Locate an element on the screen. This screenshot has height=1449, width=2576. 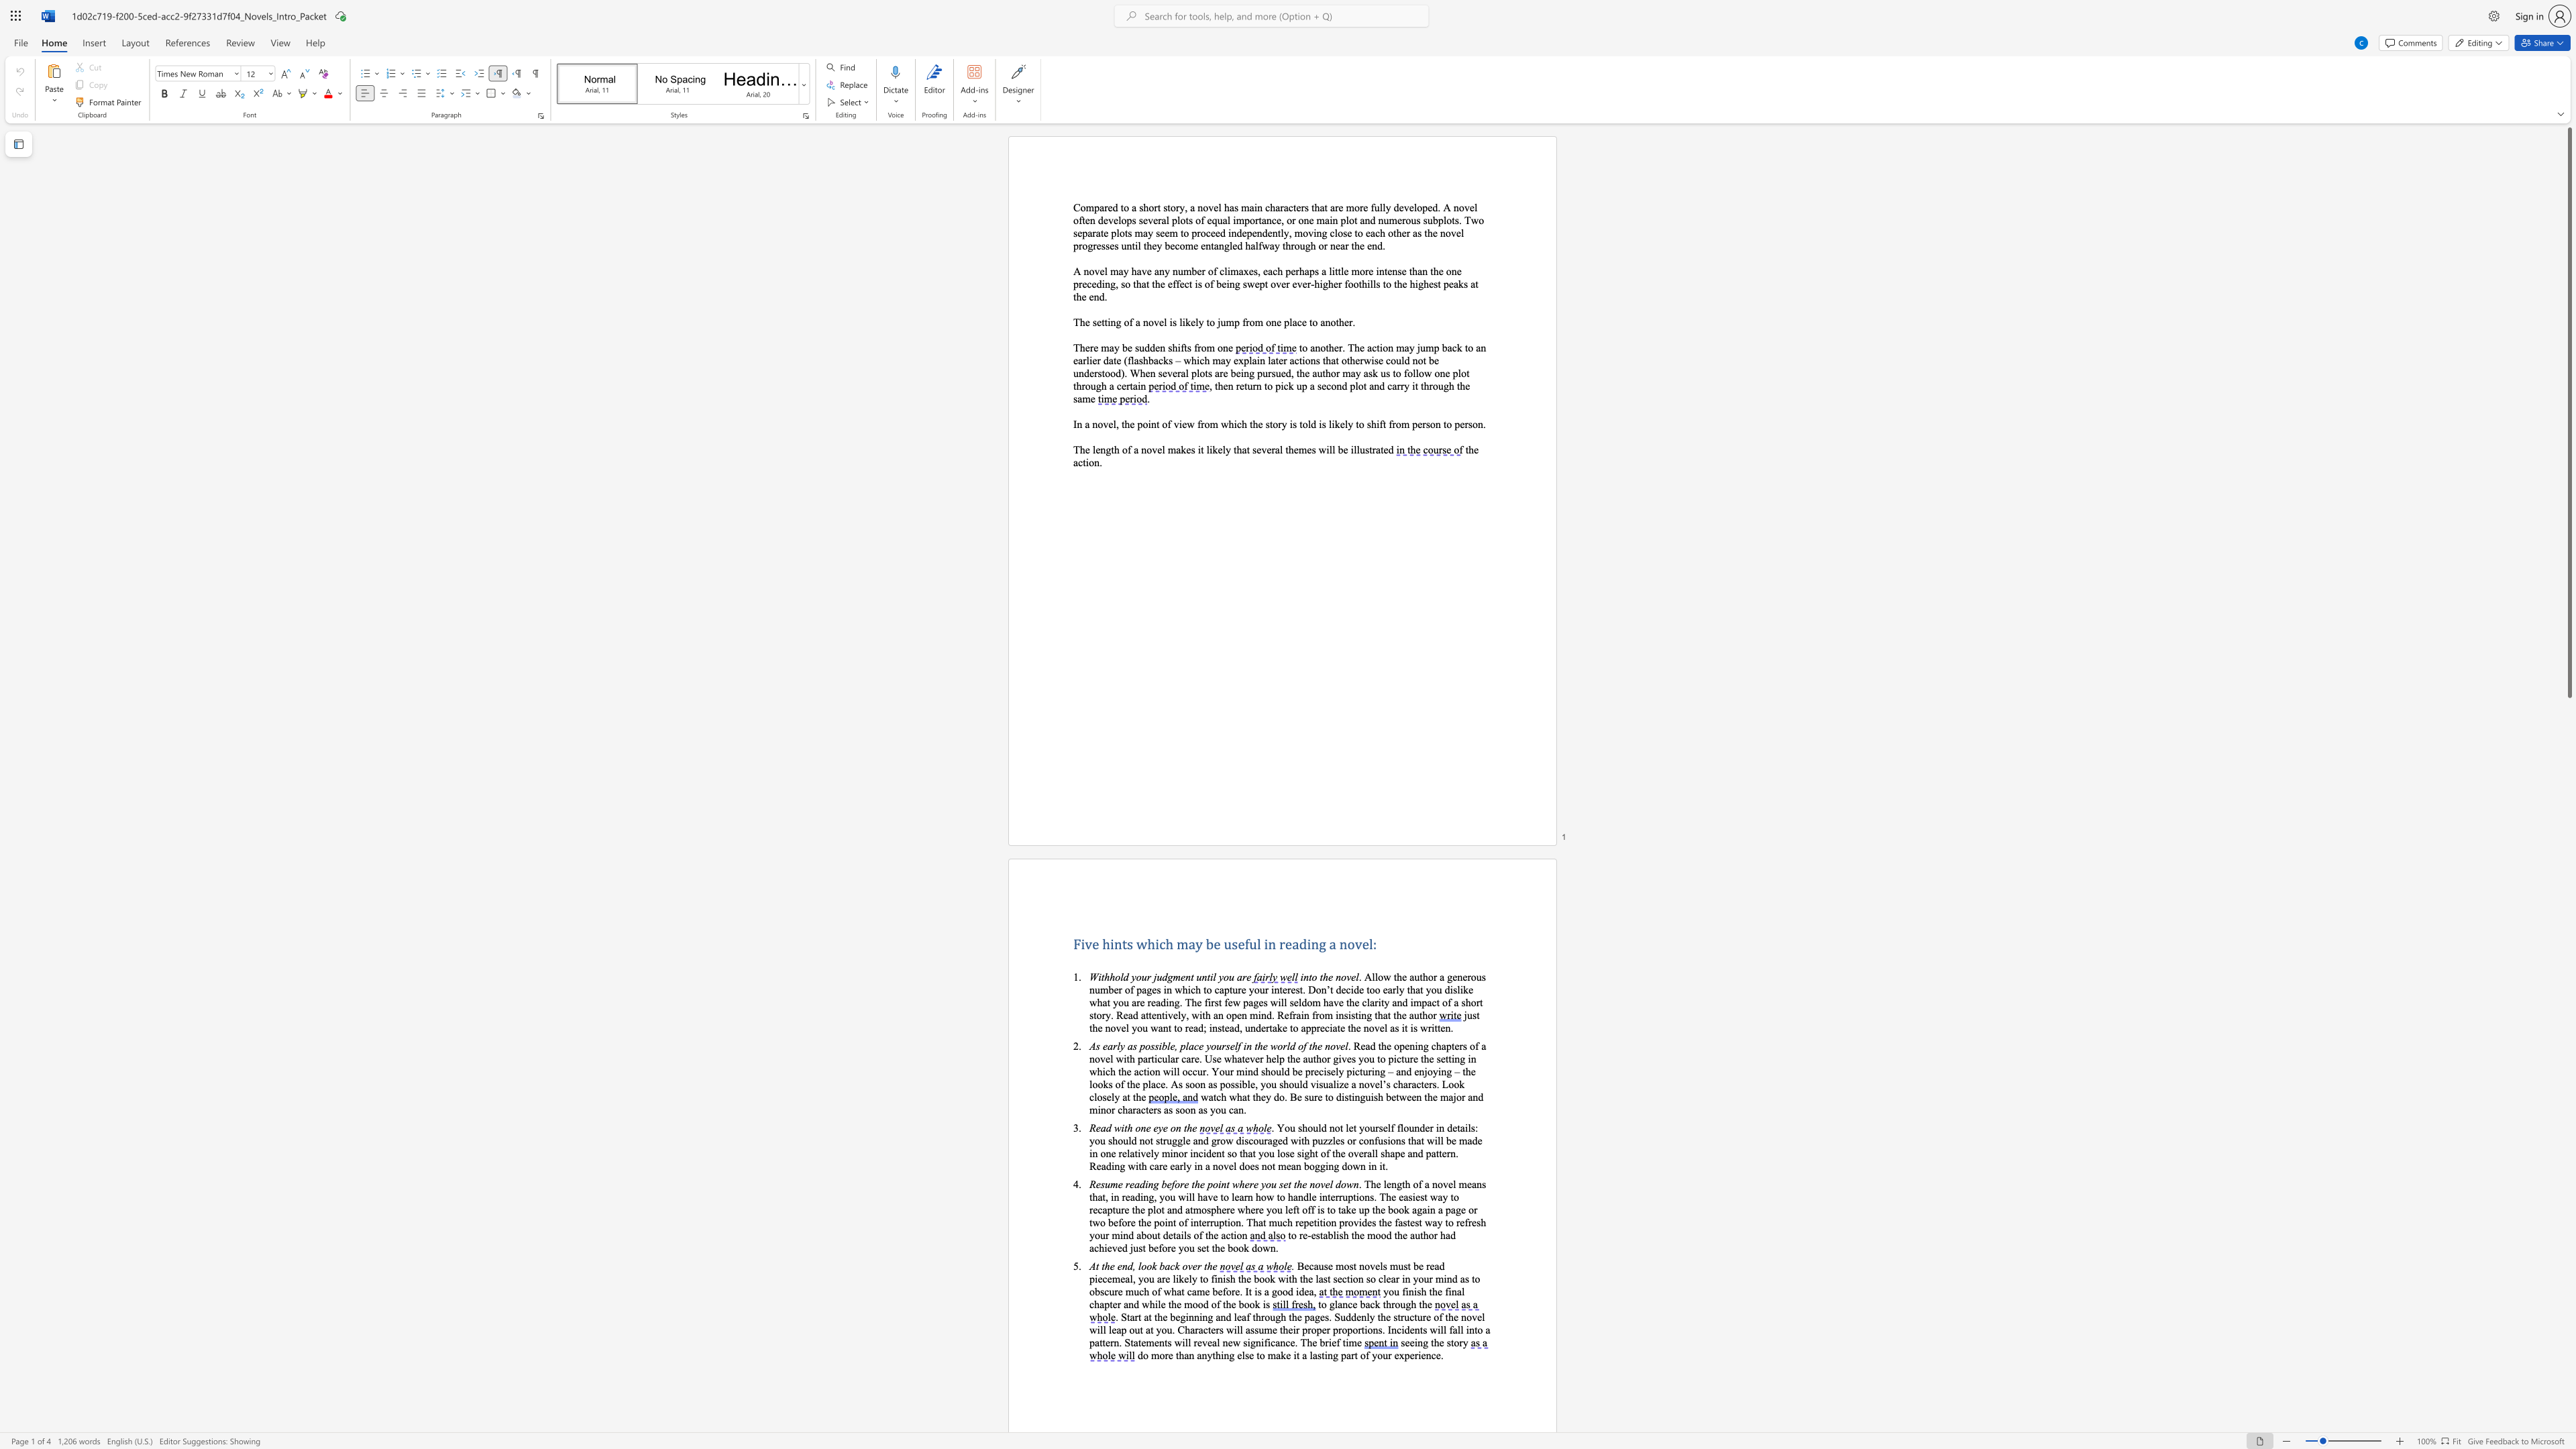
the subset text "losely at th" within the text ". Read the opening chapters of a novel with particular care. Use whatever help the author gives you to picture the setting in which the action will occur. Your mind should be precisely picturing – and enjoying – the looks of the place. As soon as possible, you should visualize a novel’s characters. Look closely at the" is located at coordinates (1093, 1096).